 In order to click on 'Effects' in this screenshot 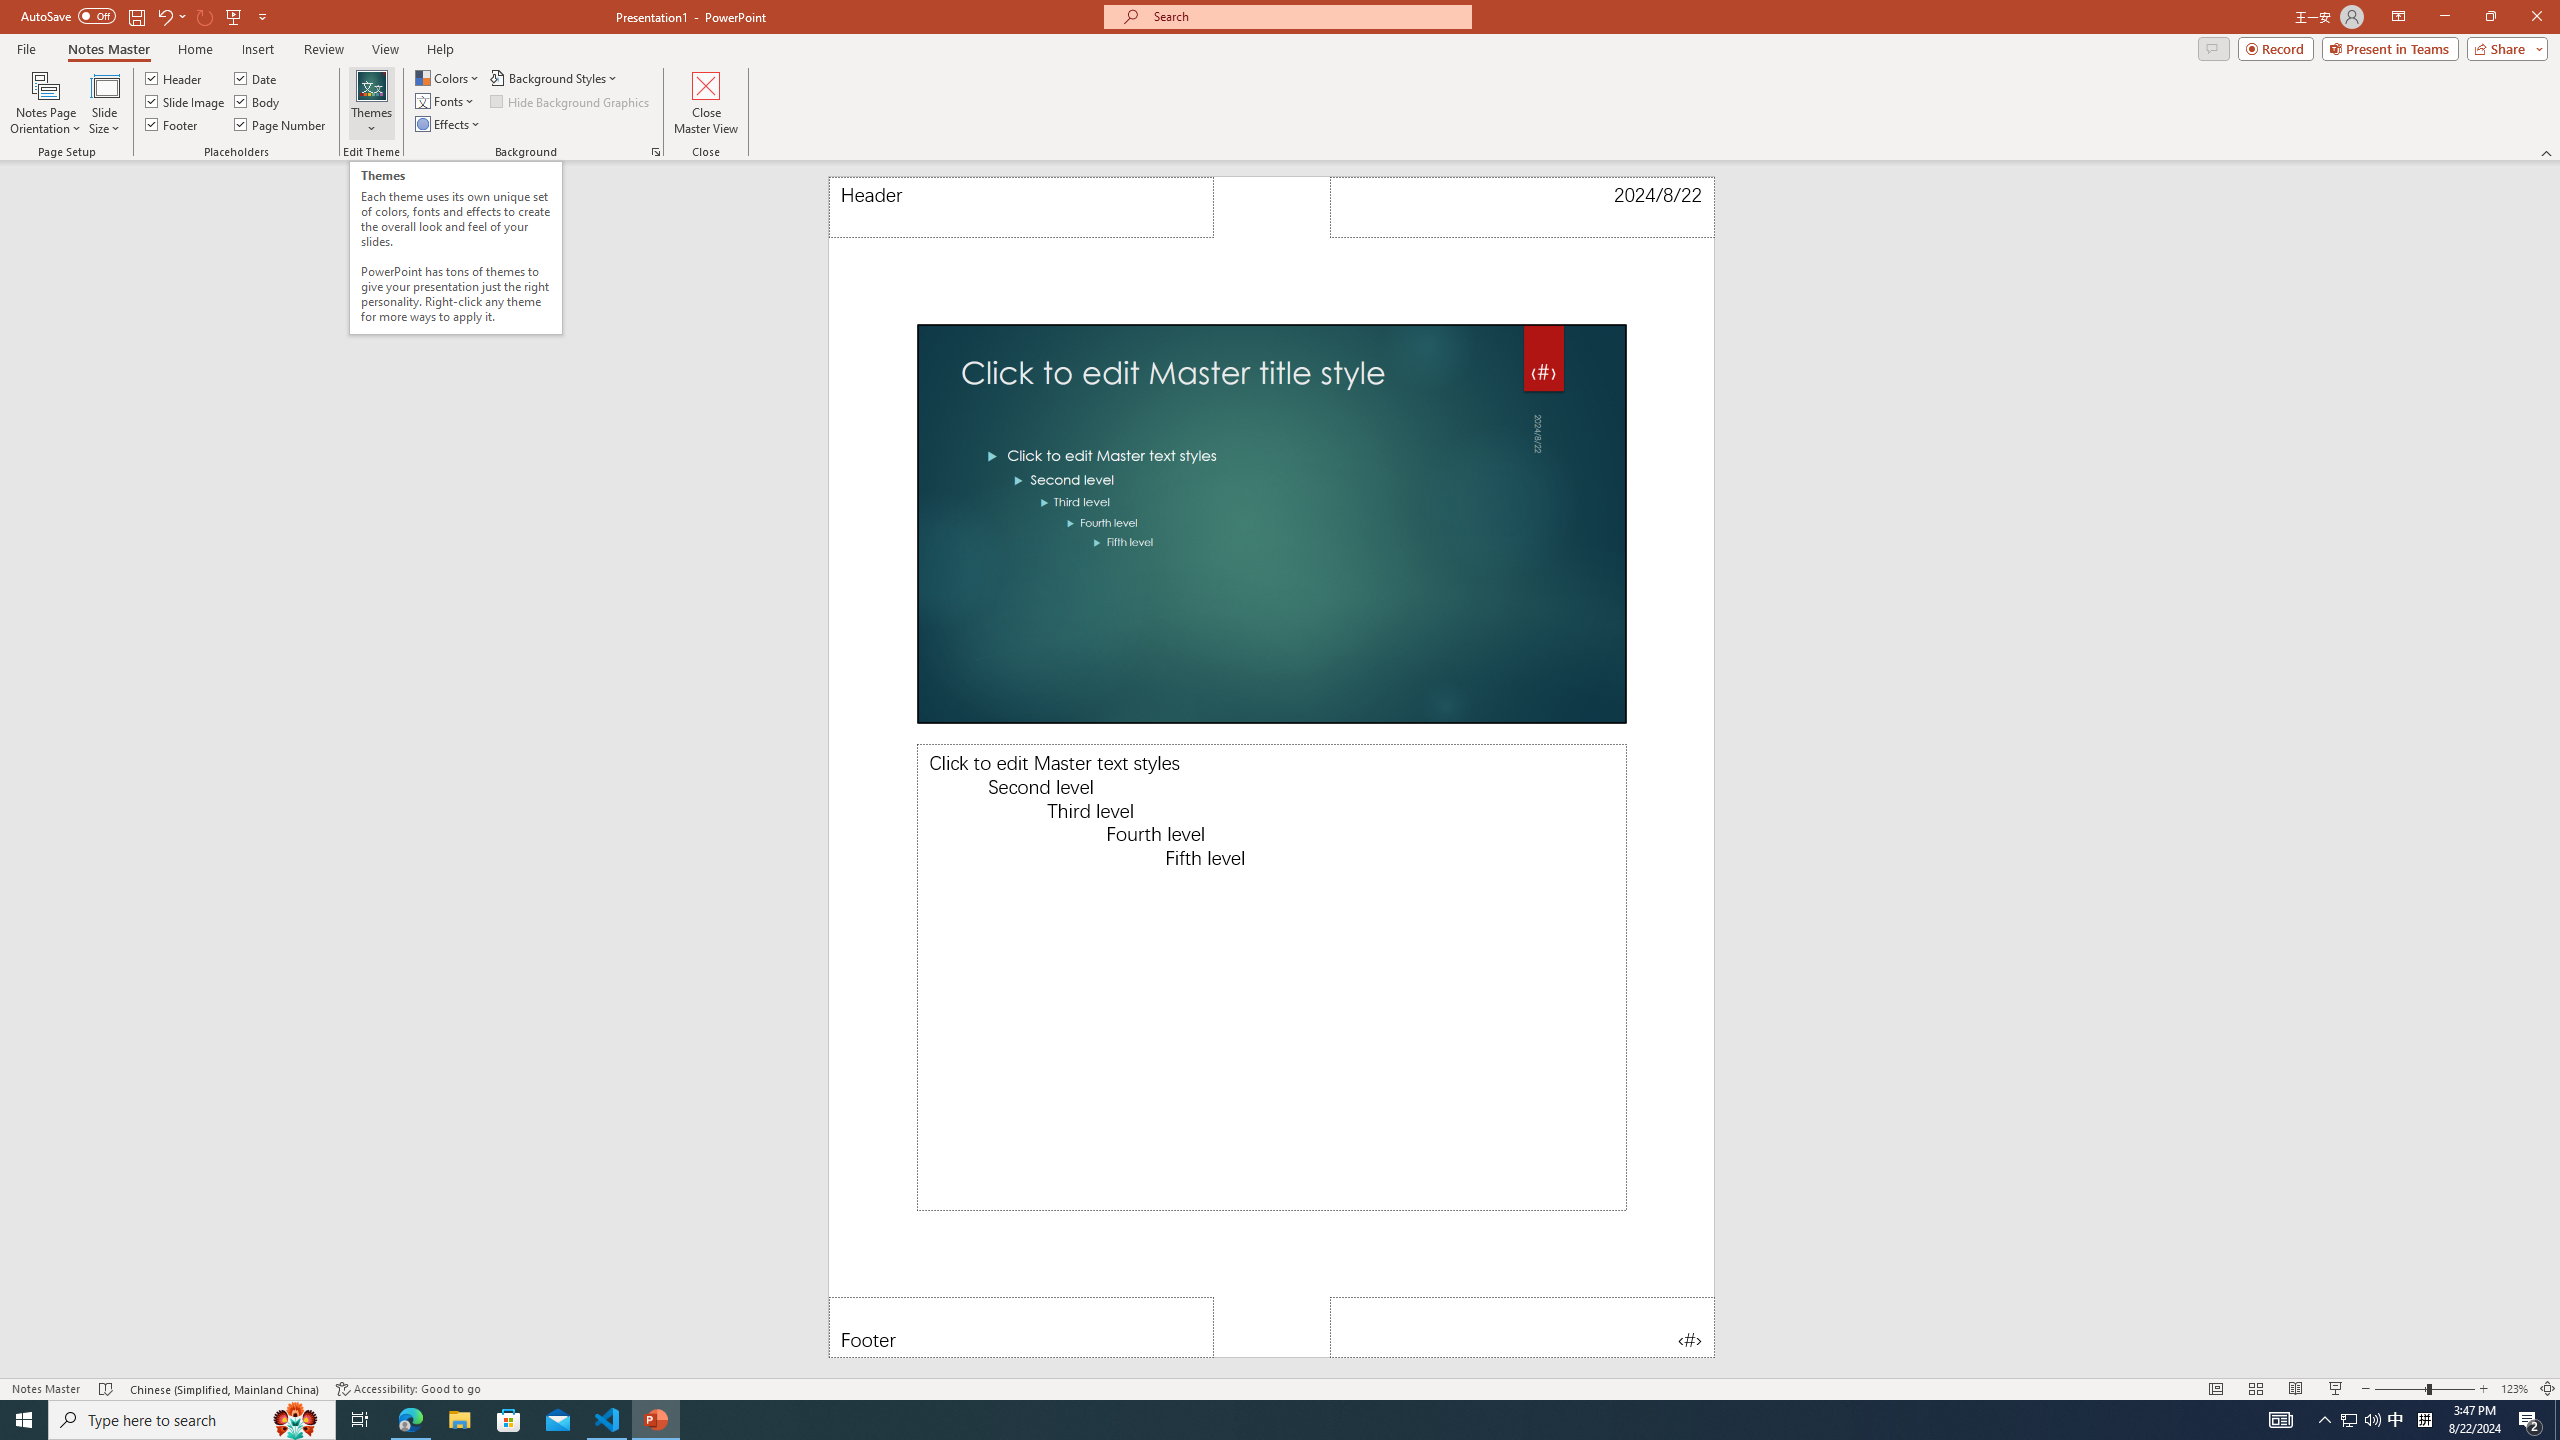, I will do `click(448, 122)`.